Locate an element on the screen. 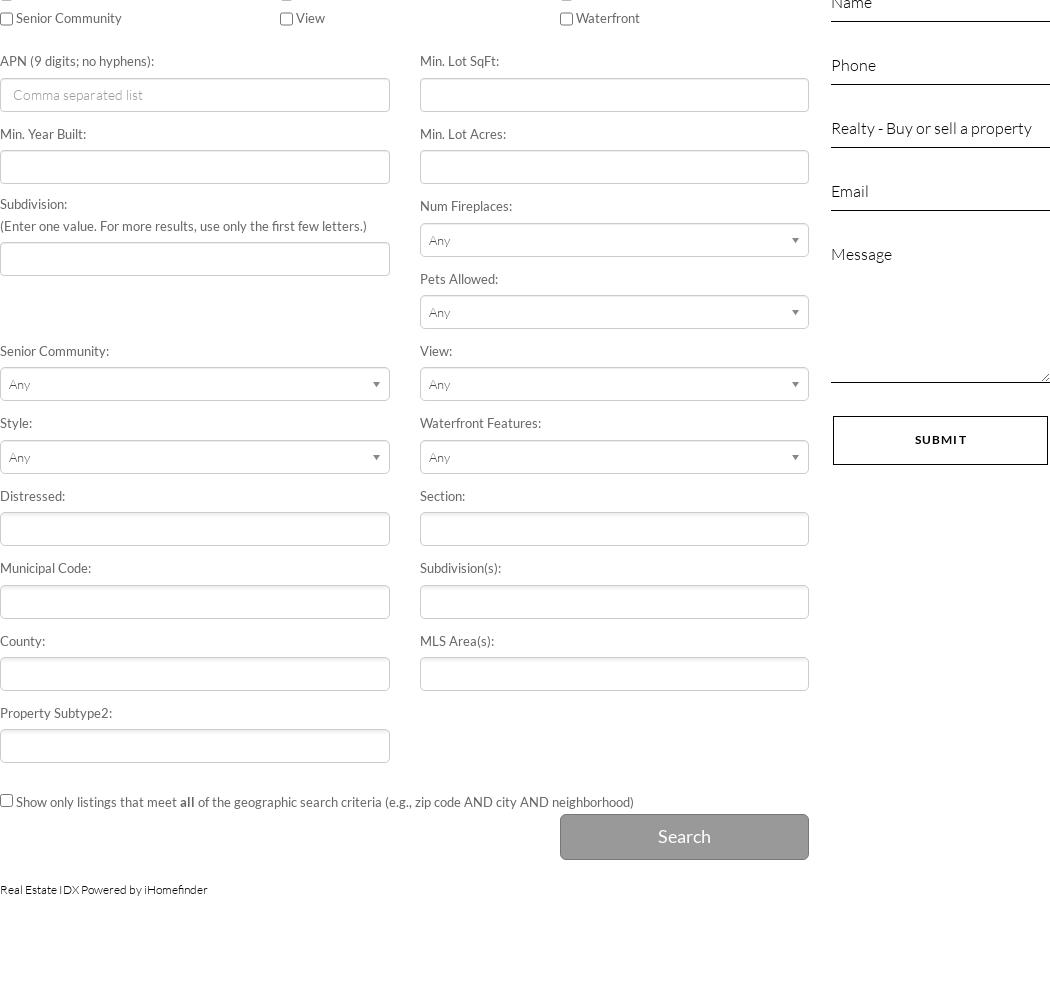 The image size is (1050, 1000). 'all' is located at coordinates (179, 802).